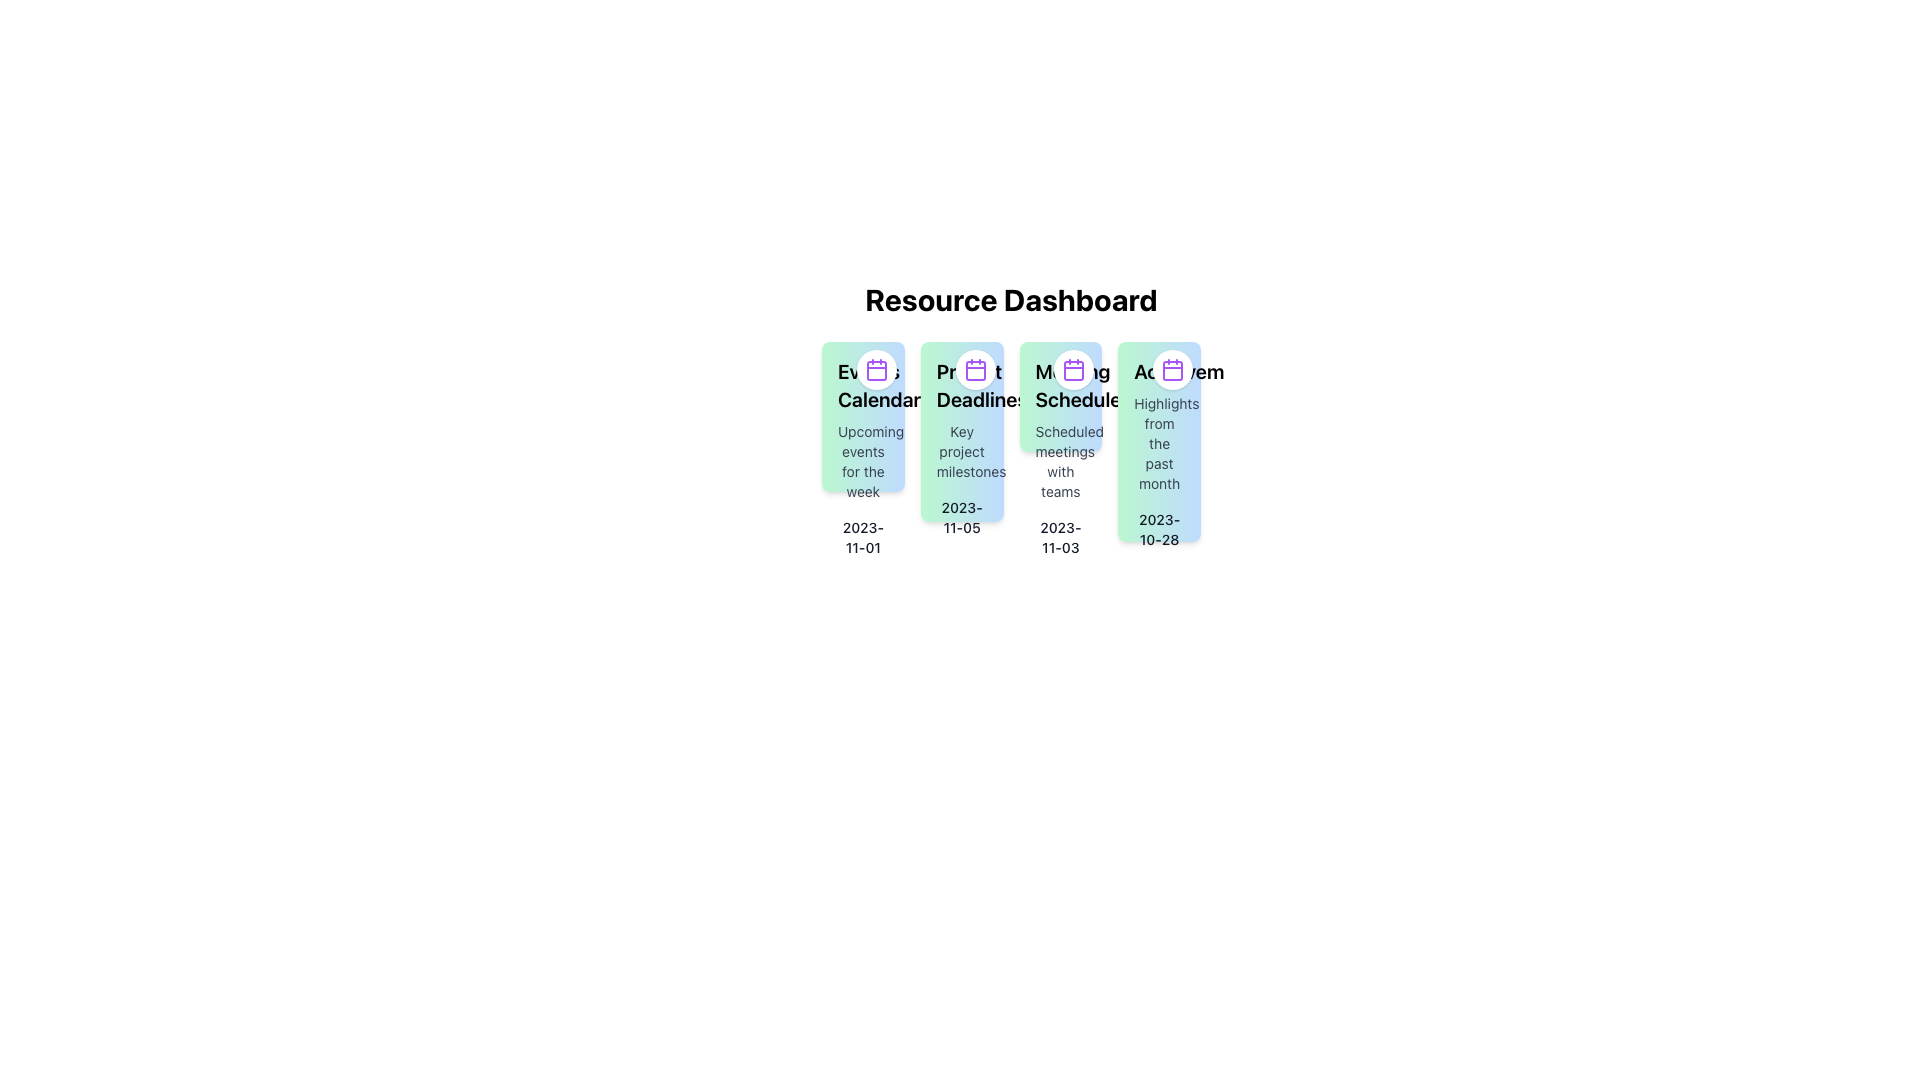 This screenshot has height=1080, width=1920. I want to click on the calendar icon located in the top-right corner of the first column under the 'Resource Dashboard' heading, so click(876, 370).